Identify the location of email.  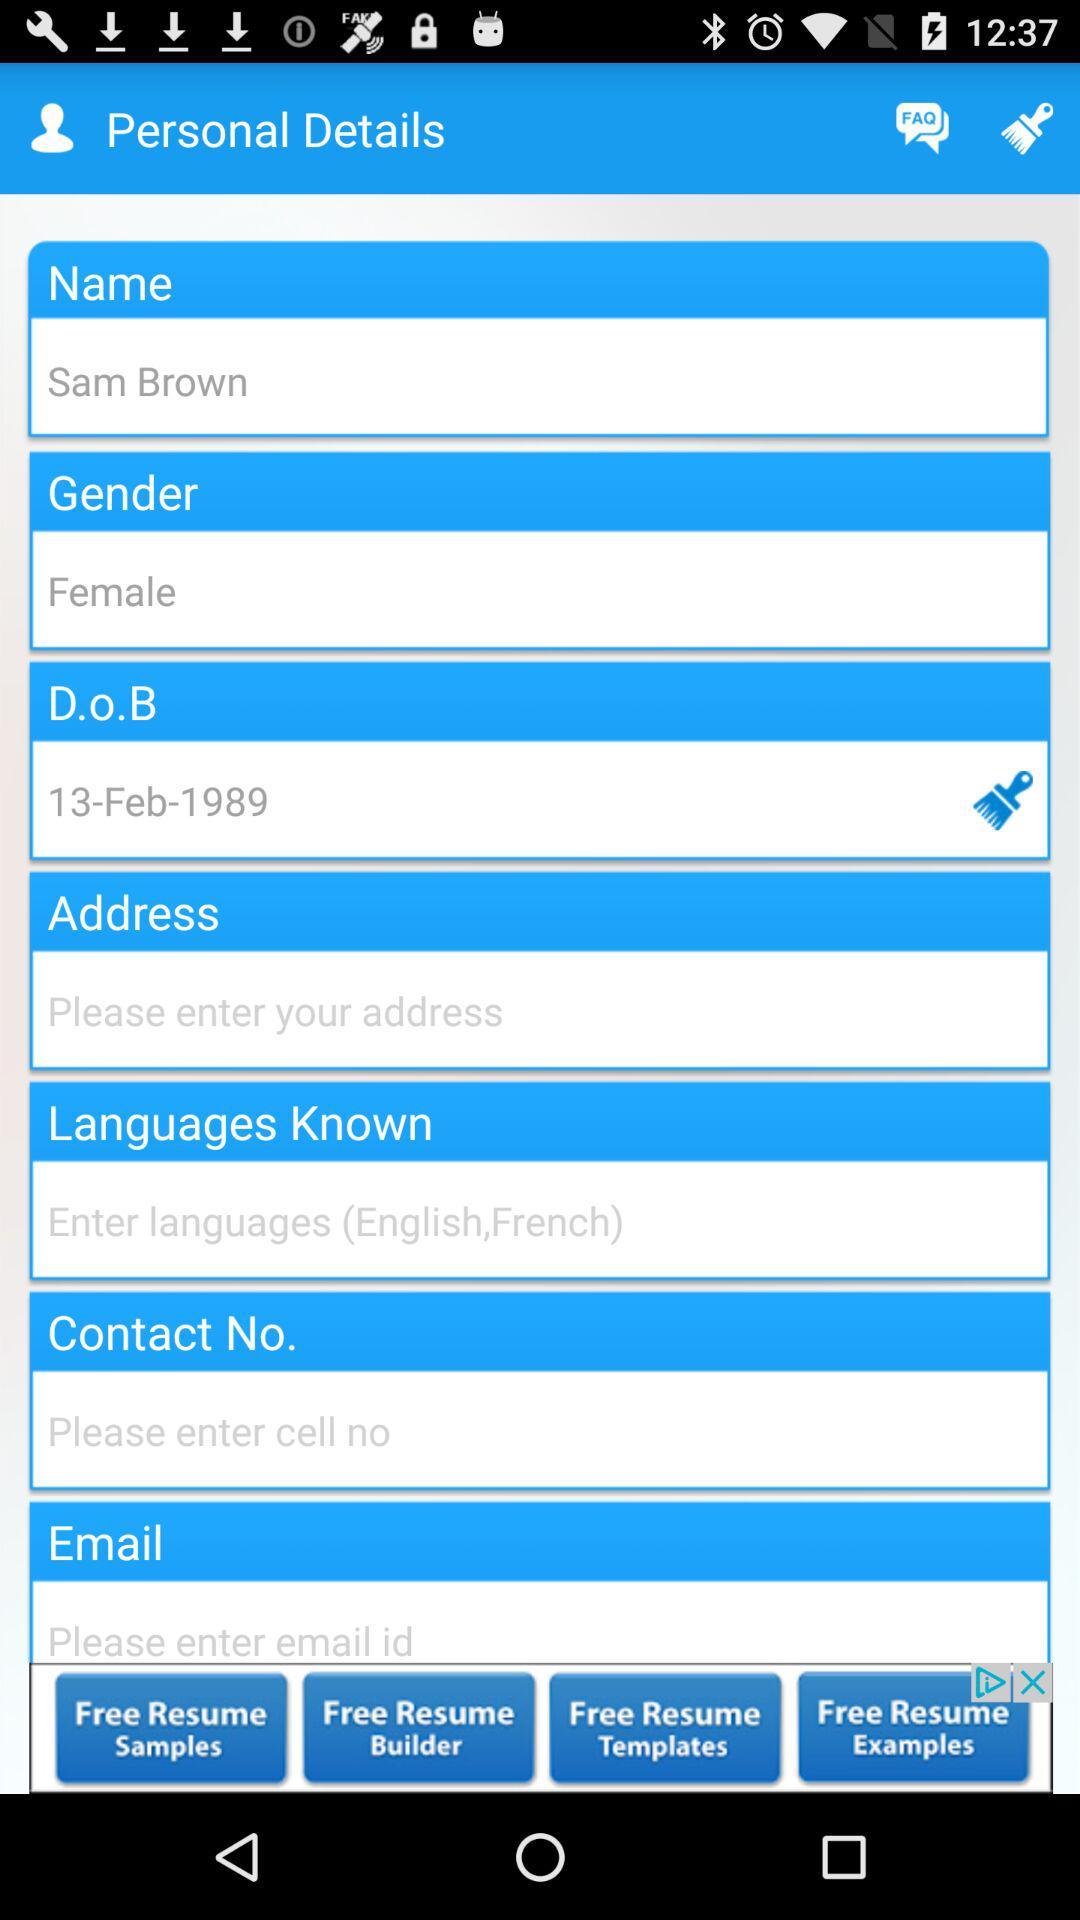
(540, 1618).